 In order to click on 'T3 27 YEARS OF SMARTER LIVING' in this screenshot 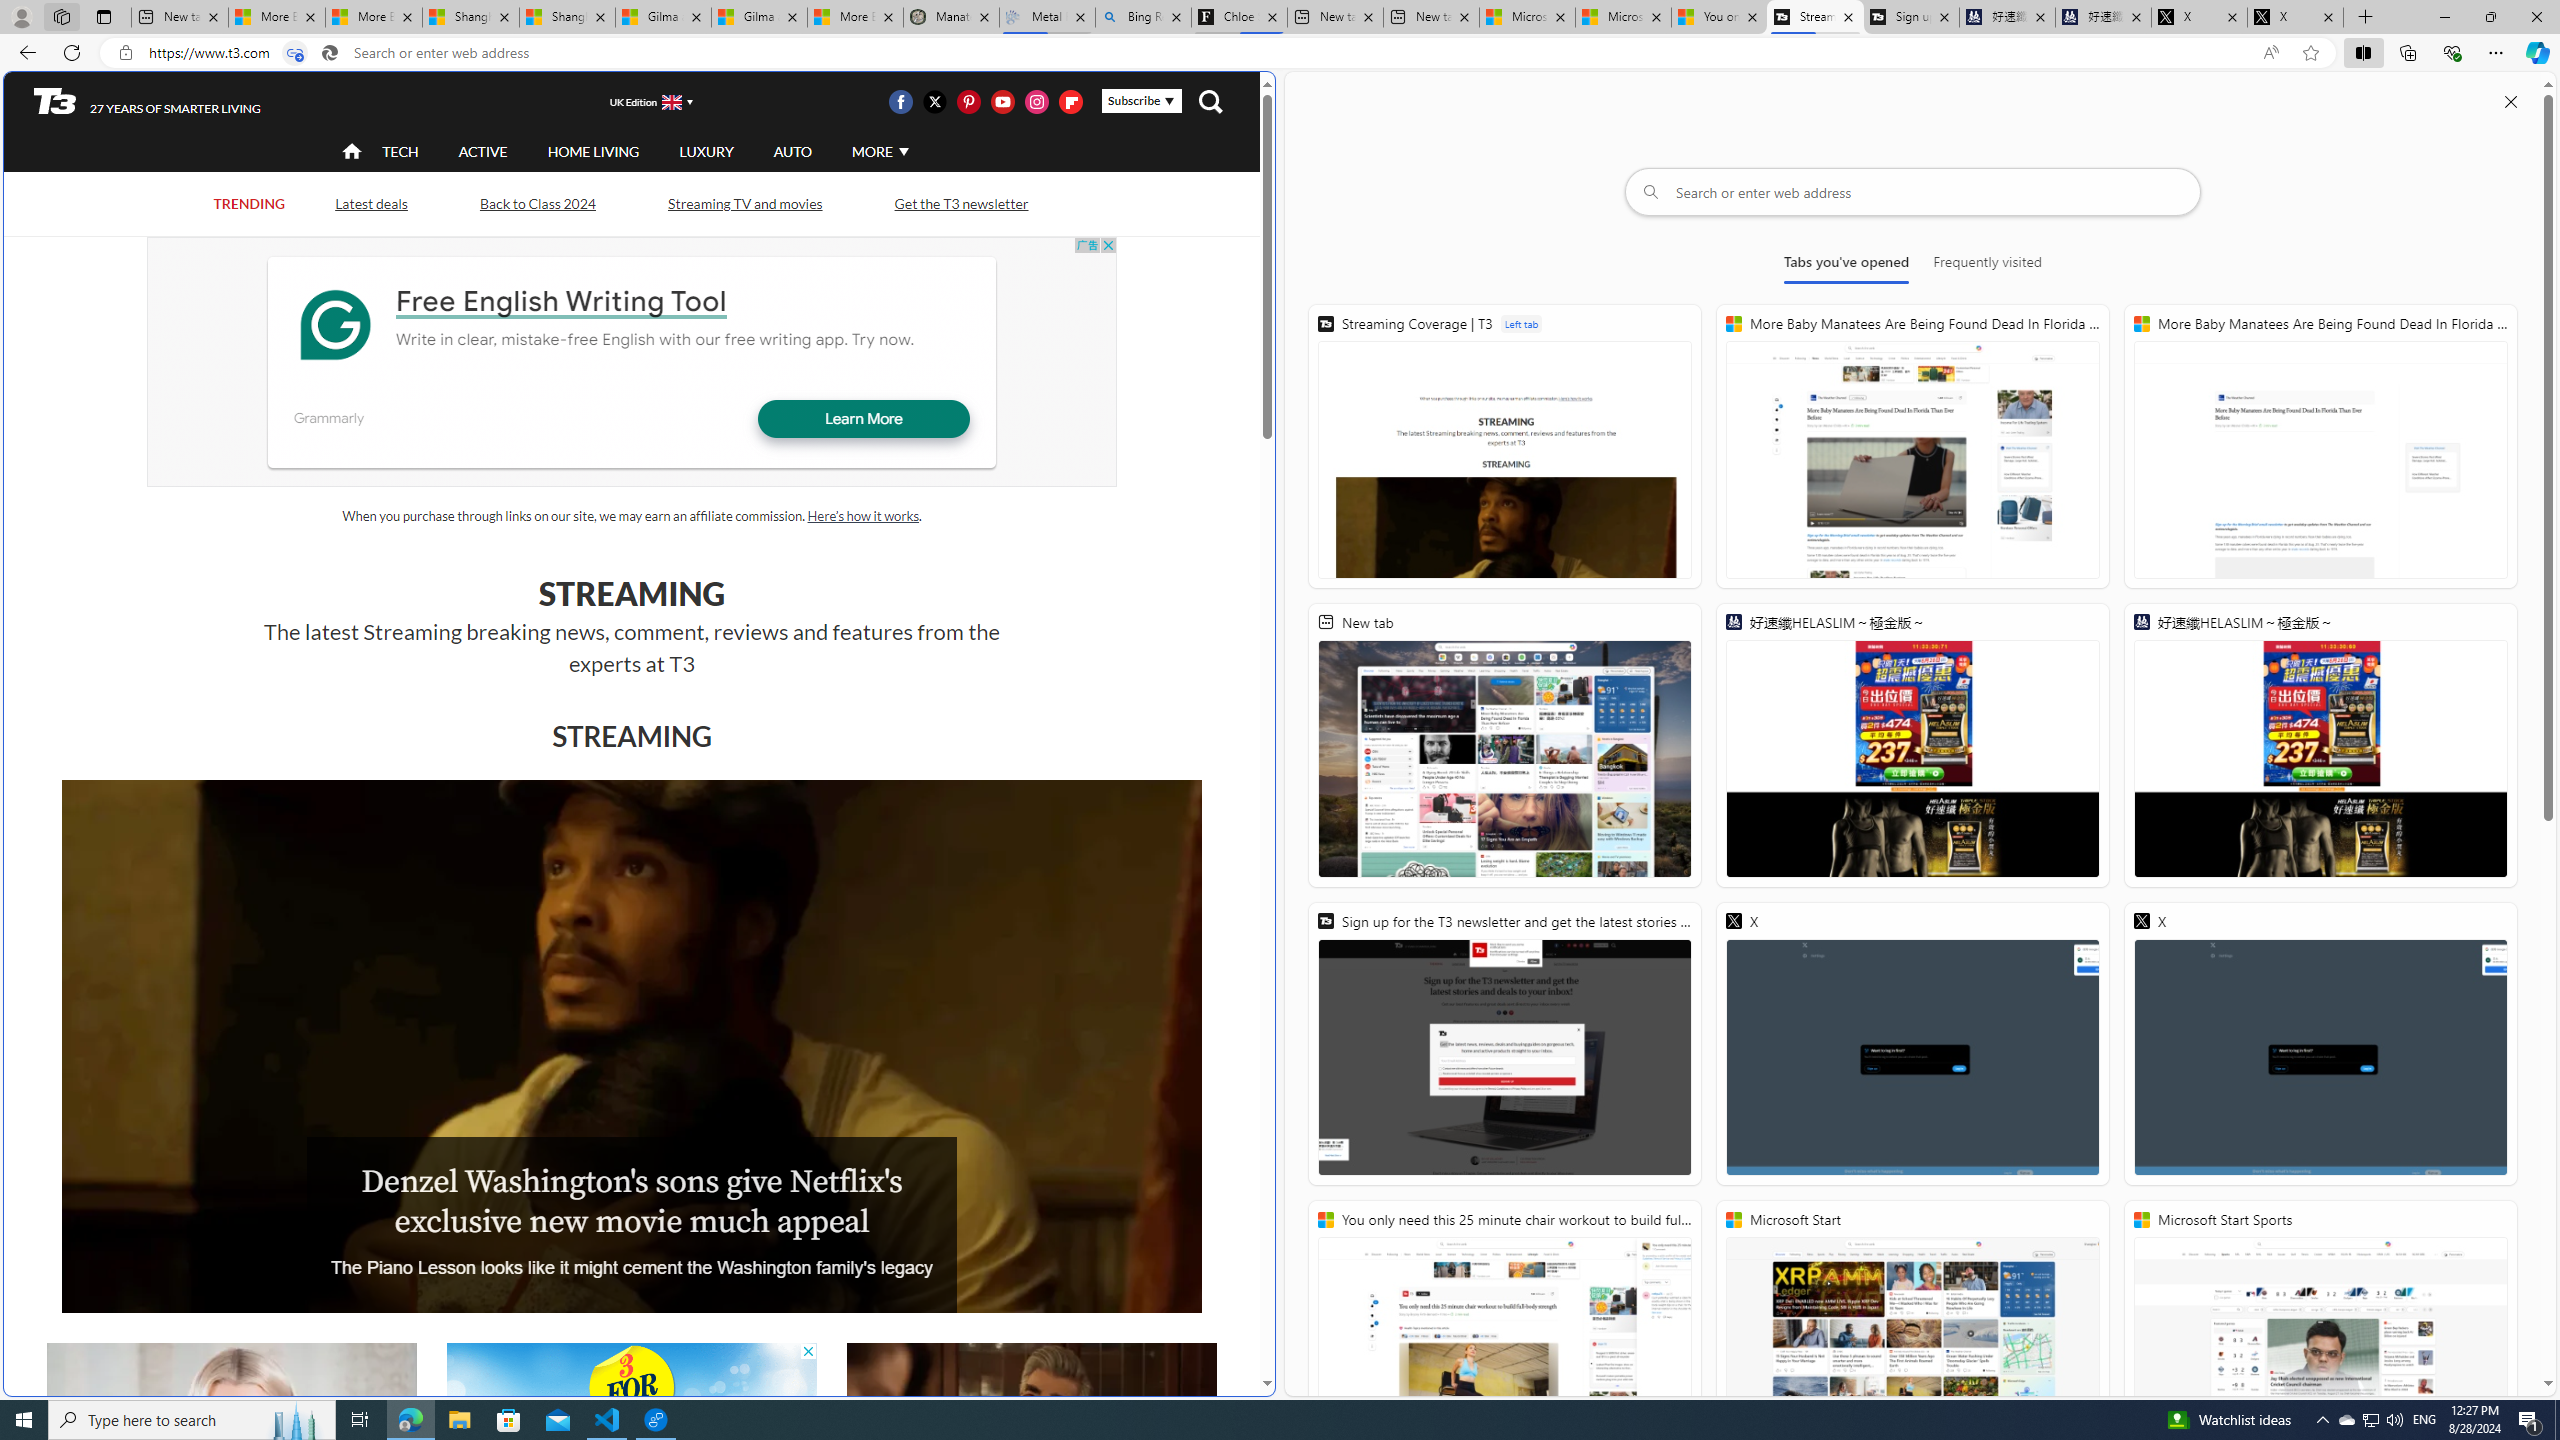, I will do `click(146, 102)`.